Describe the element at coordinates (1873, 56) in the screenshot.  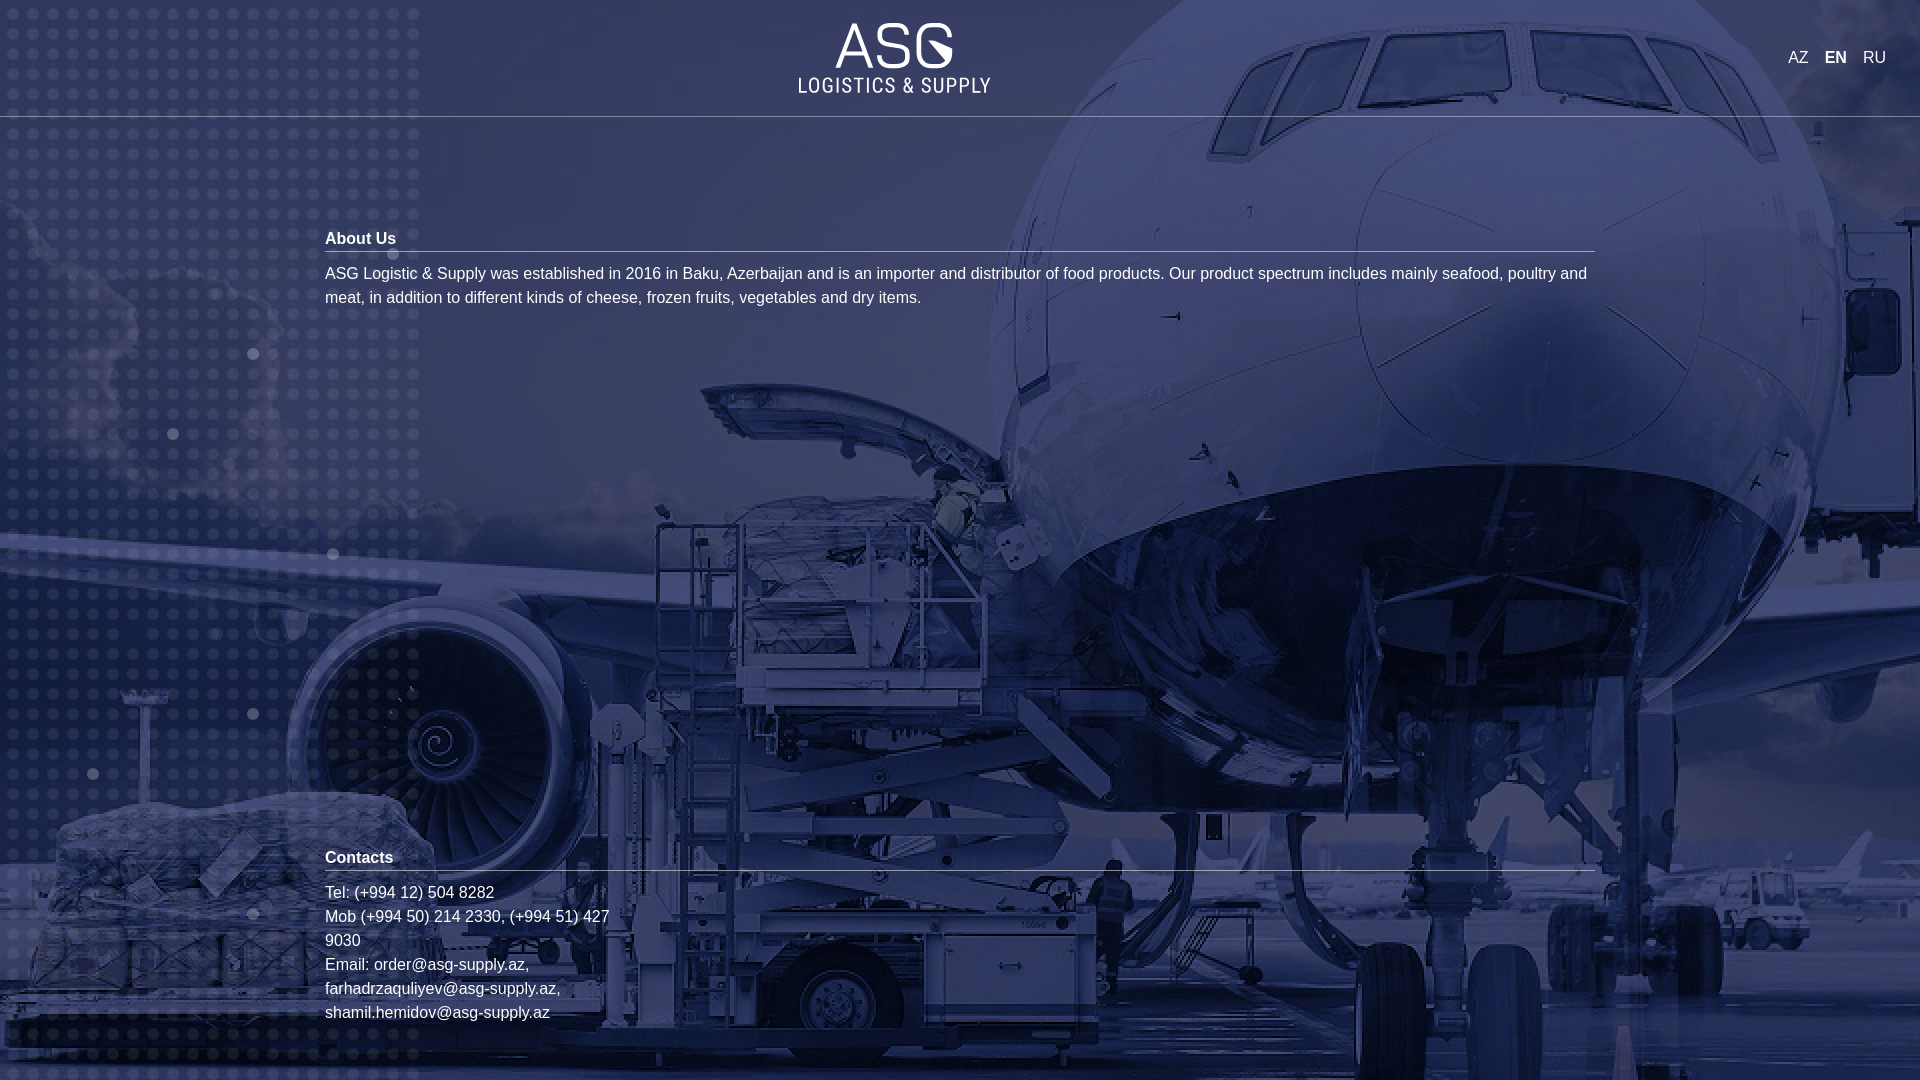
I see `'RU'` at that location.